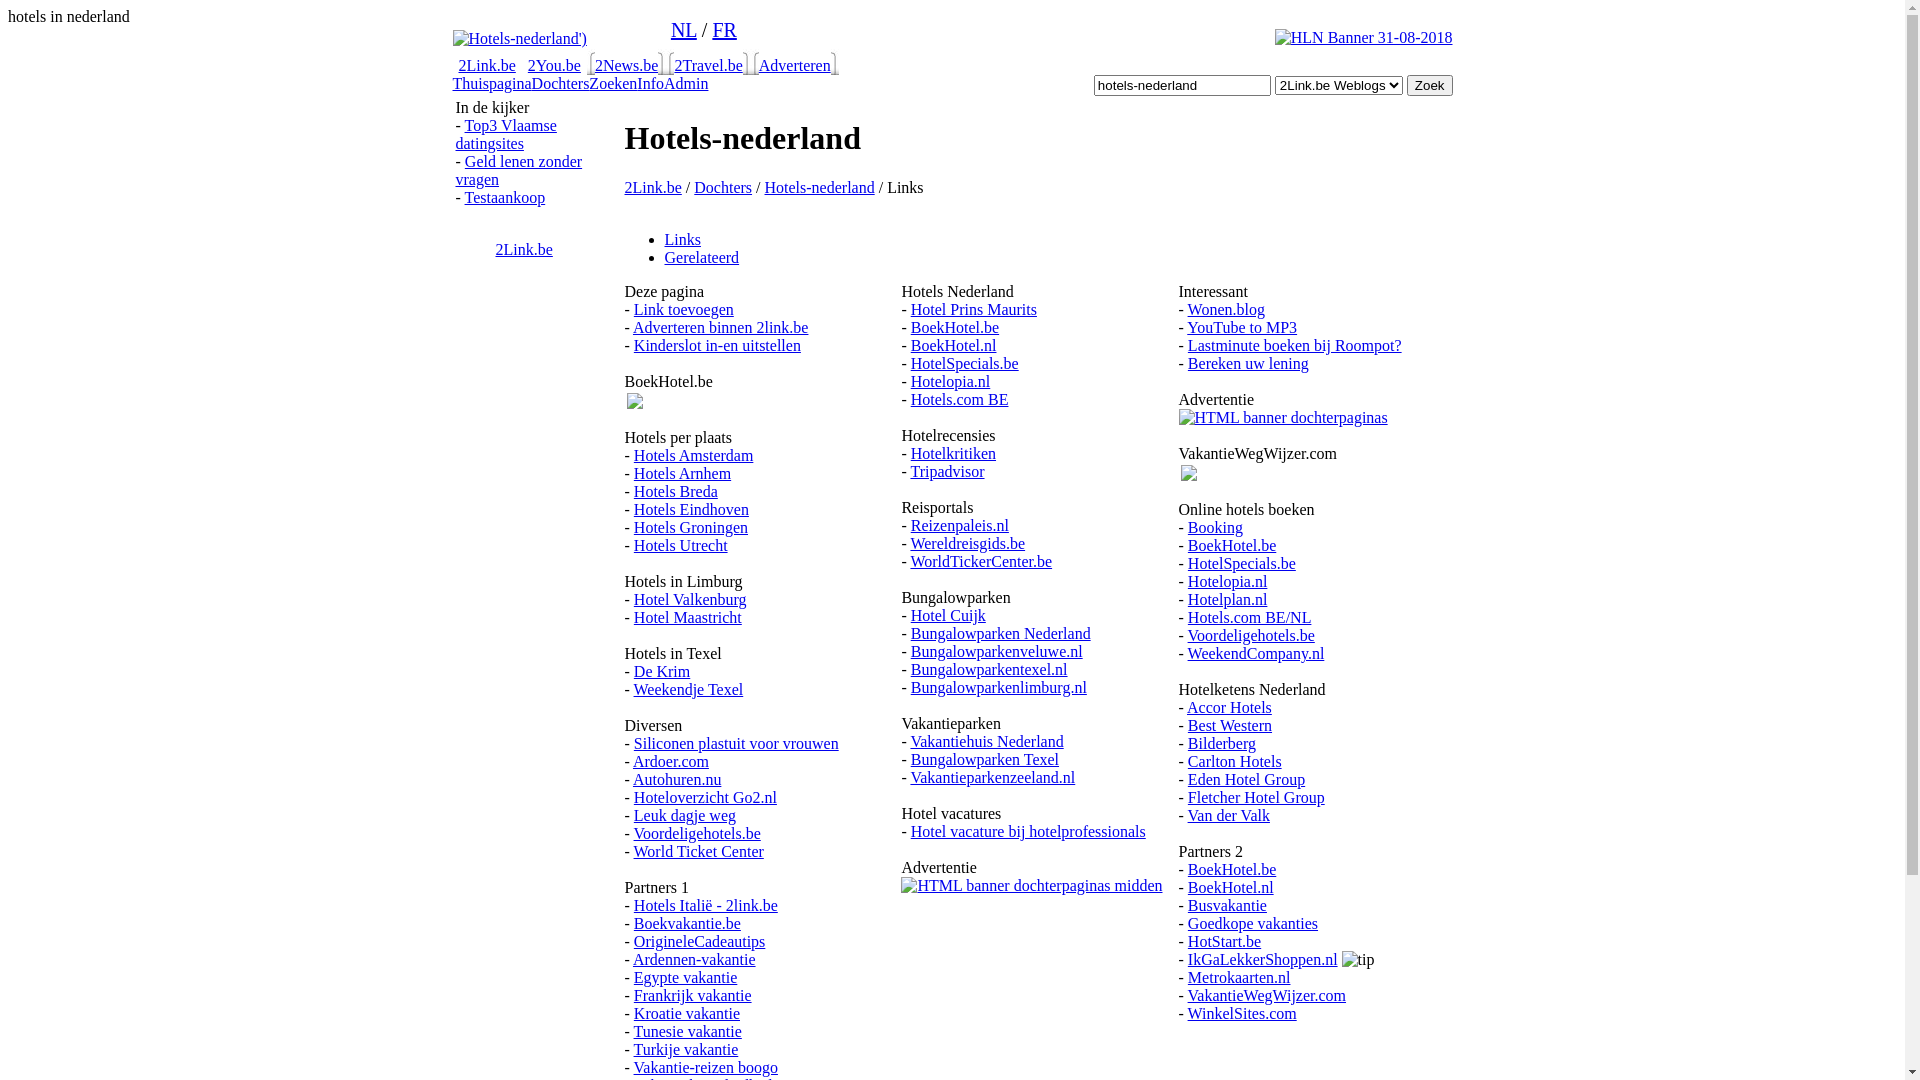 The width and height of the screenshot is (1920, 1080). What do you see at coordinates (1228, 725) in the screenshot?
I see `'Best Western'` at bounding box center [1228, 725].